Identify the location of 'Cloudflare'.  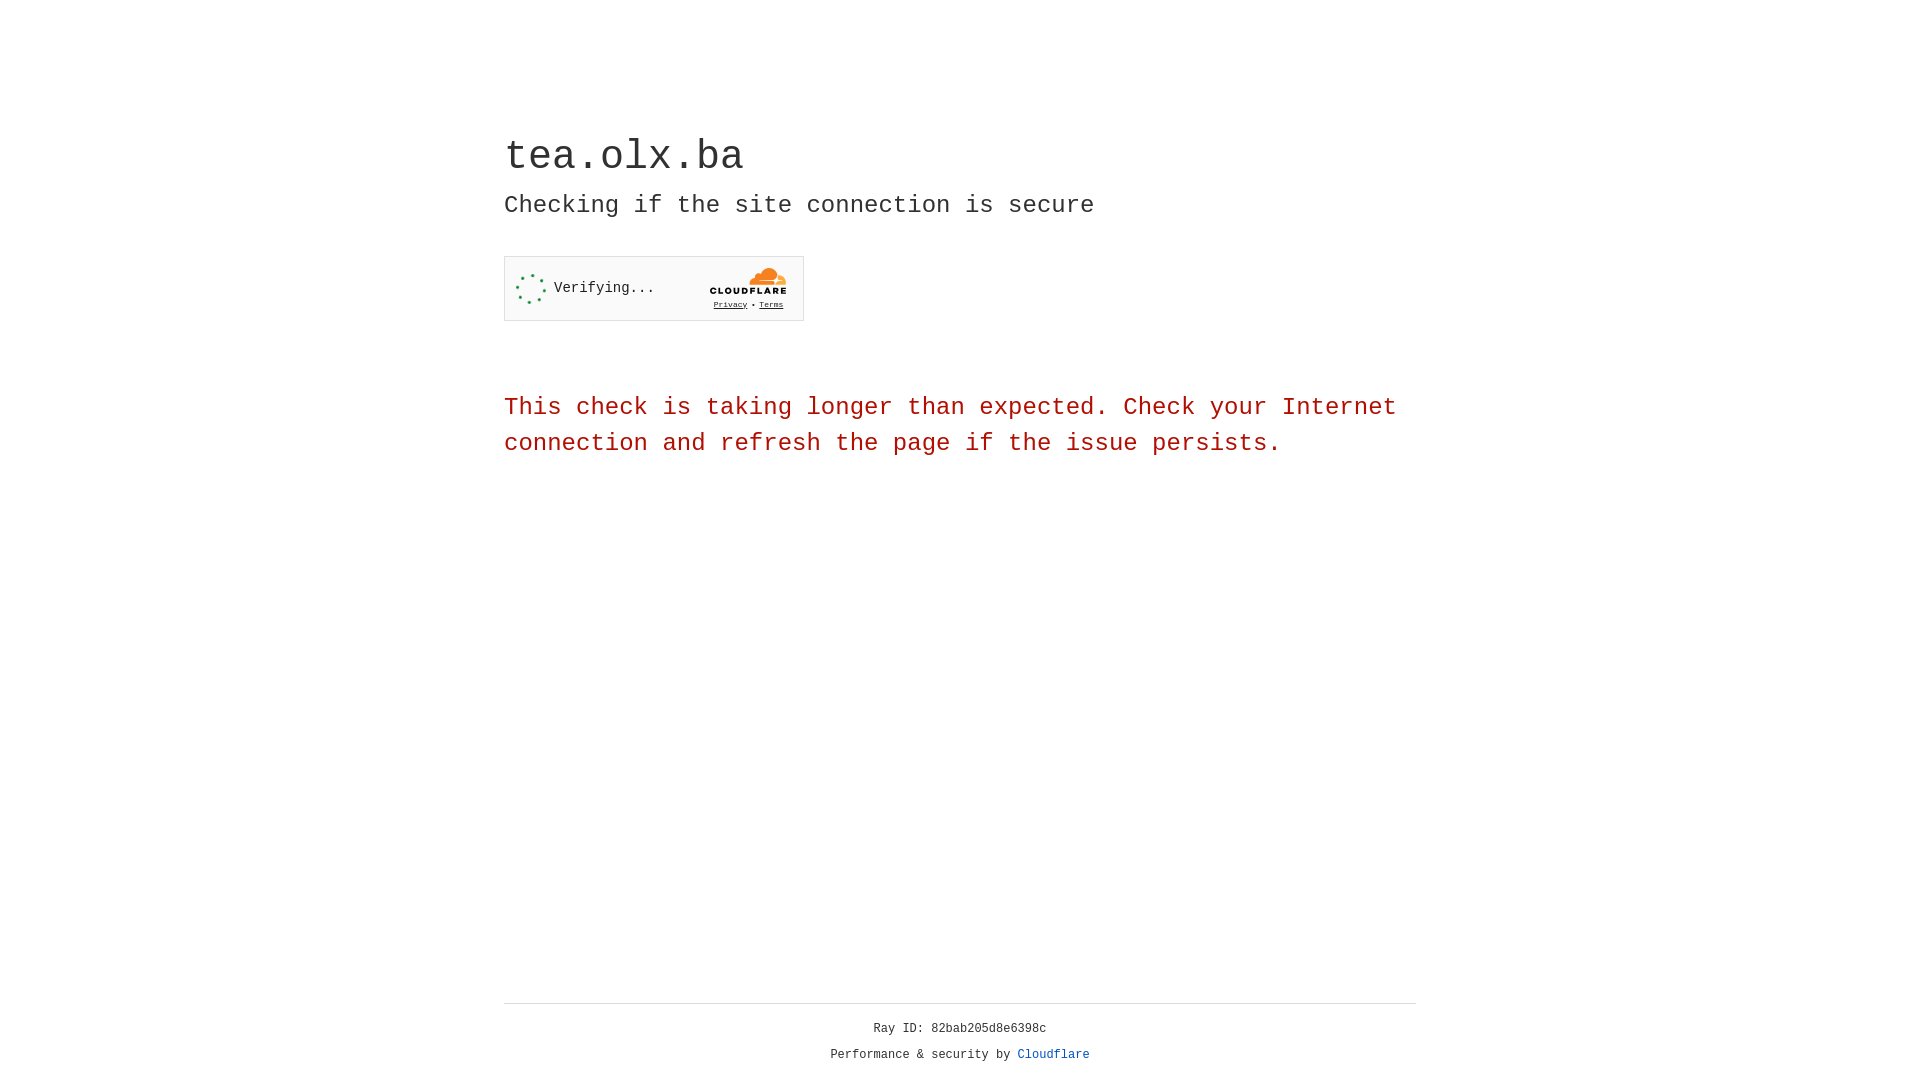
(1017, 1054).